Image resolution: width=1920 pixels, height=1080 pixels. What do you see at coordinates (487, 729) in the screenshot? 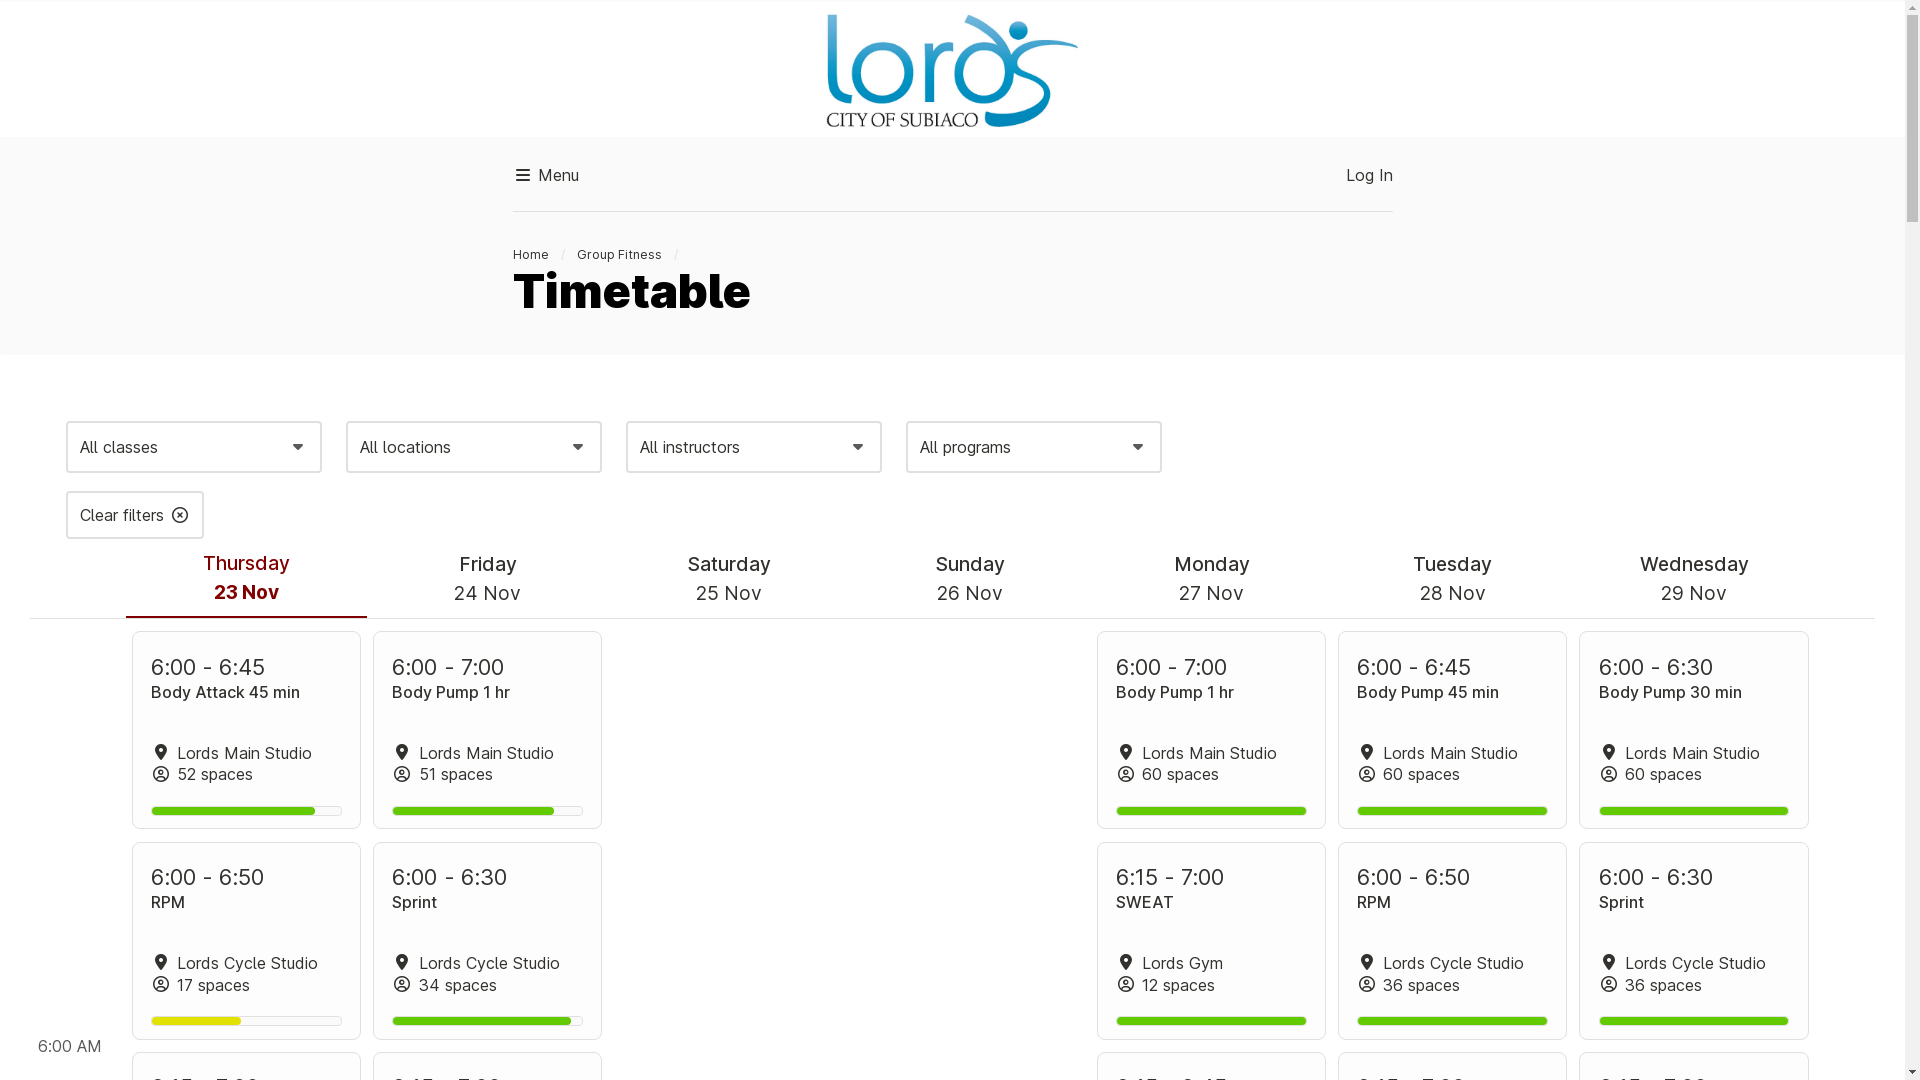
I see `'Body Pump 1 hr` at bounding box center [487, 729].